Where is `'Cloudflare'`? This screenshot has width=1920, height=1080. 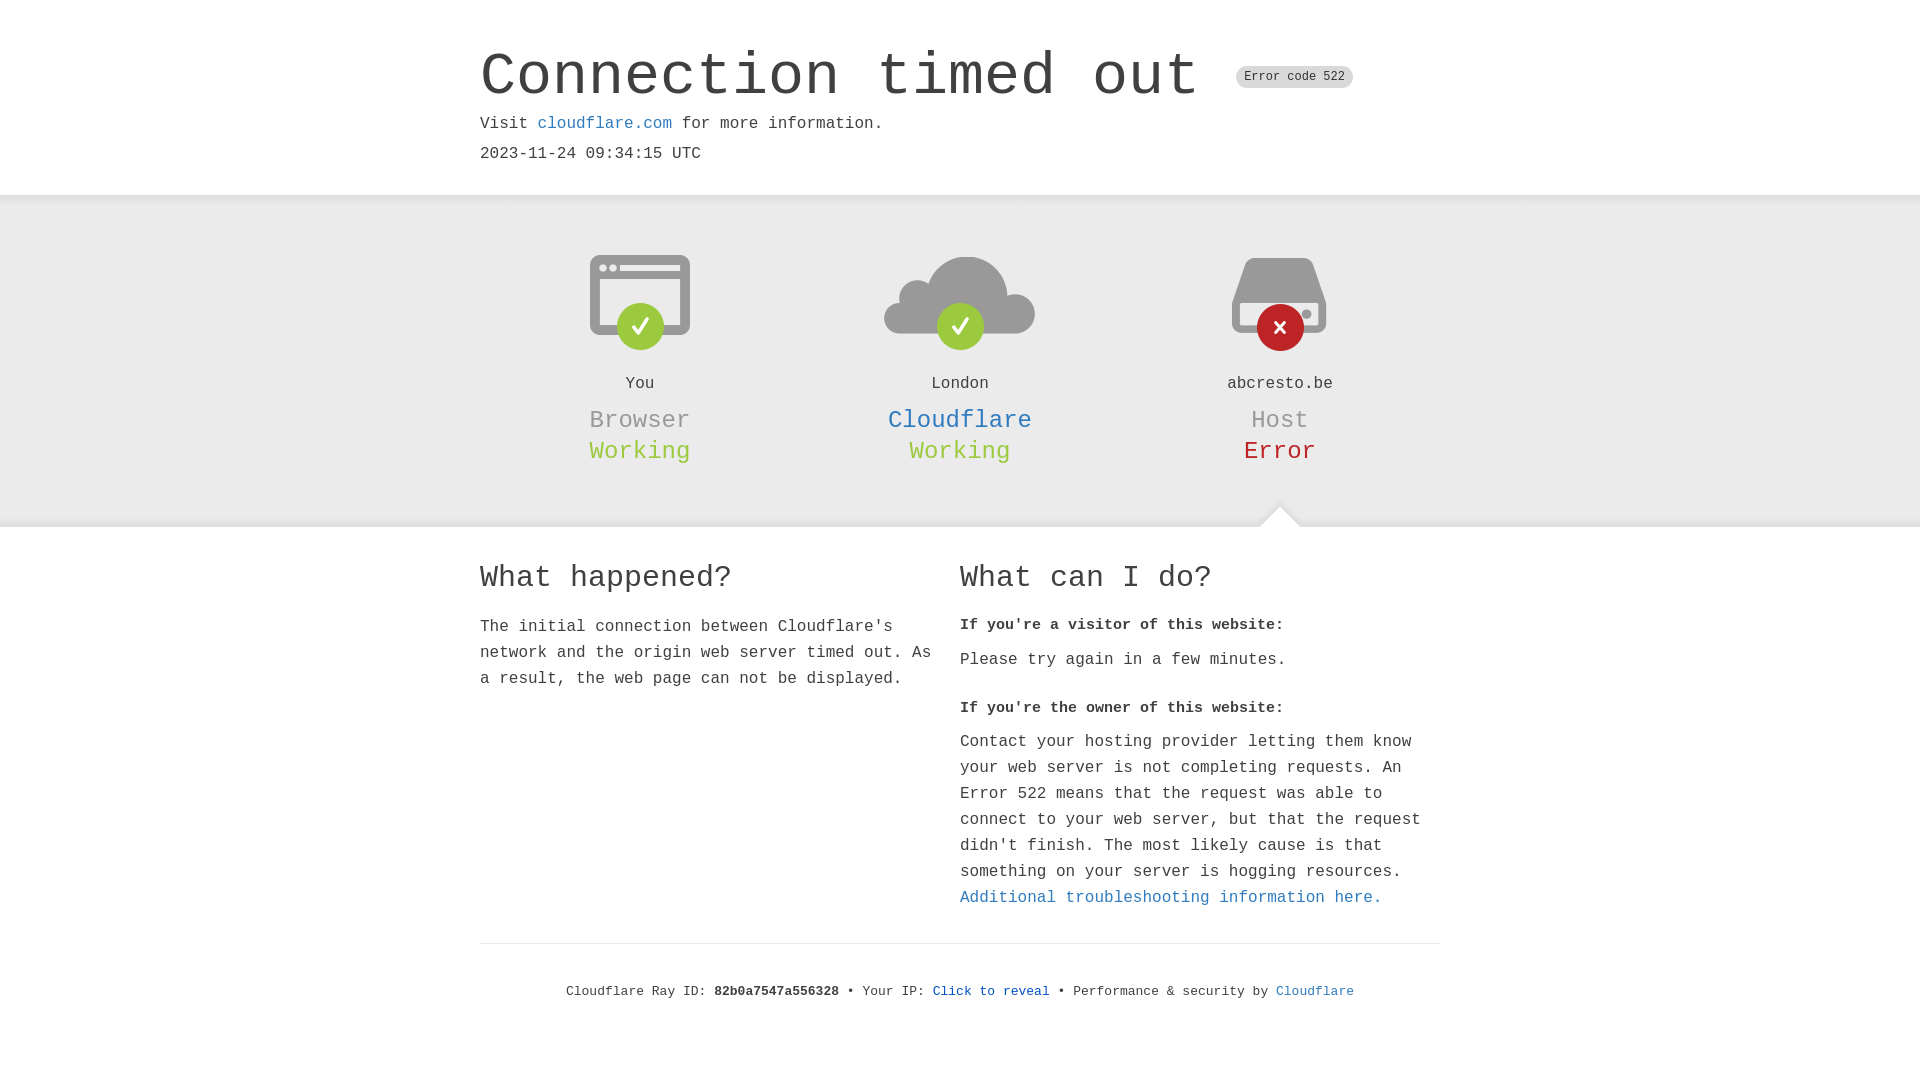
'Cloudflare' is located at coordinates (960, 419).